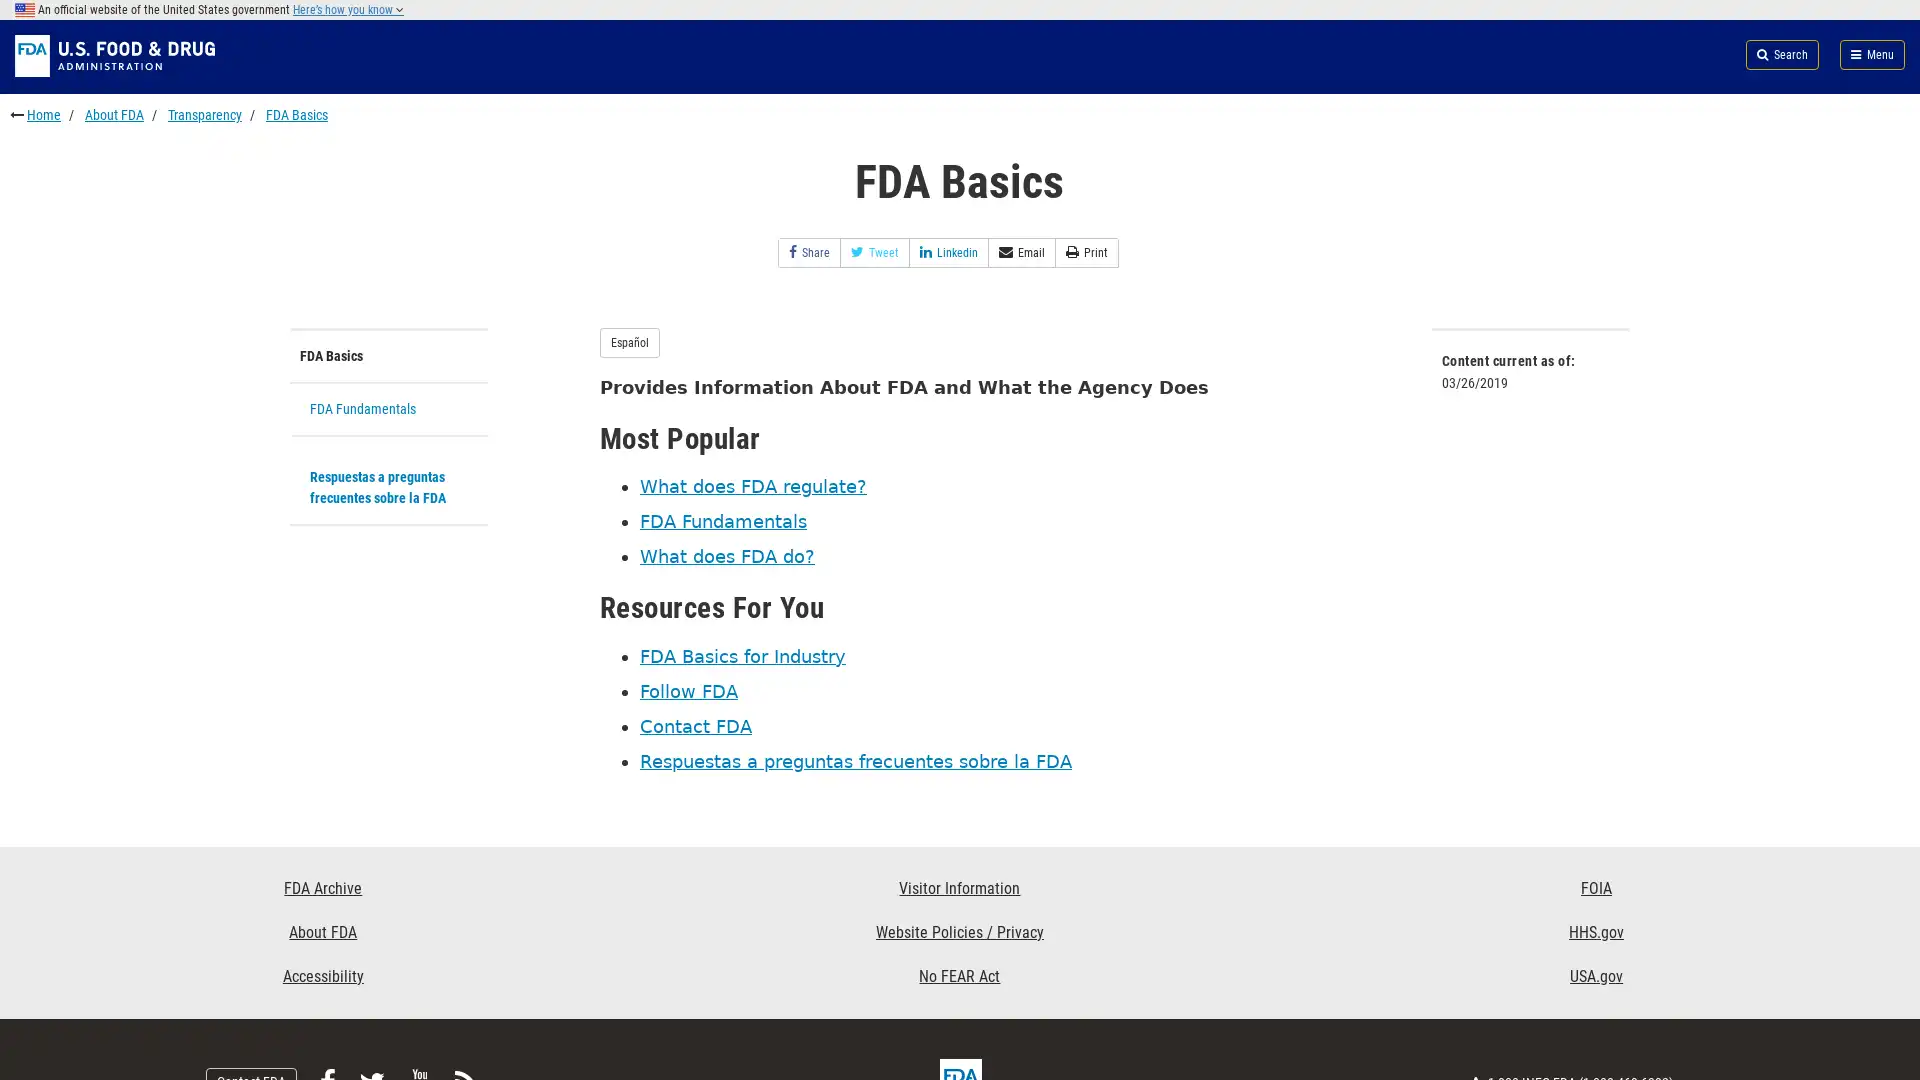 The height and width of the screenshot is (1080, 1920). I want to click on Search, so click(1884, 34).